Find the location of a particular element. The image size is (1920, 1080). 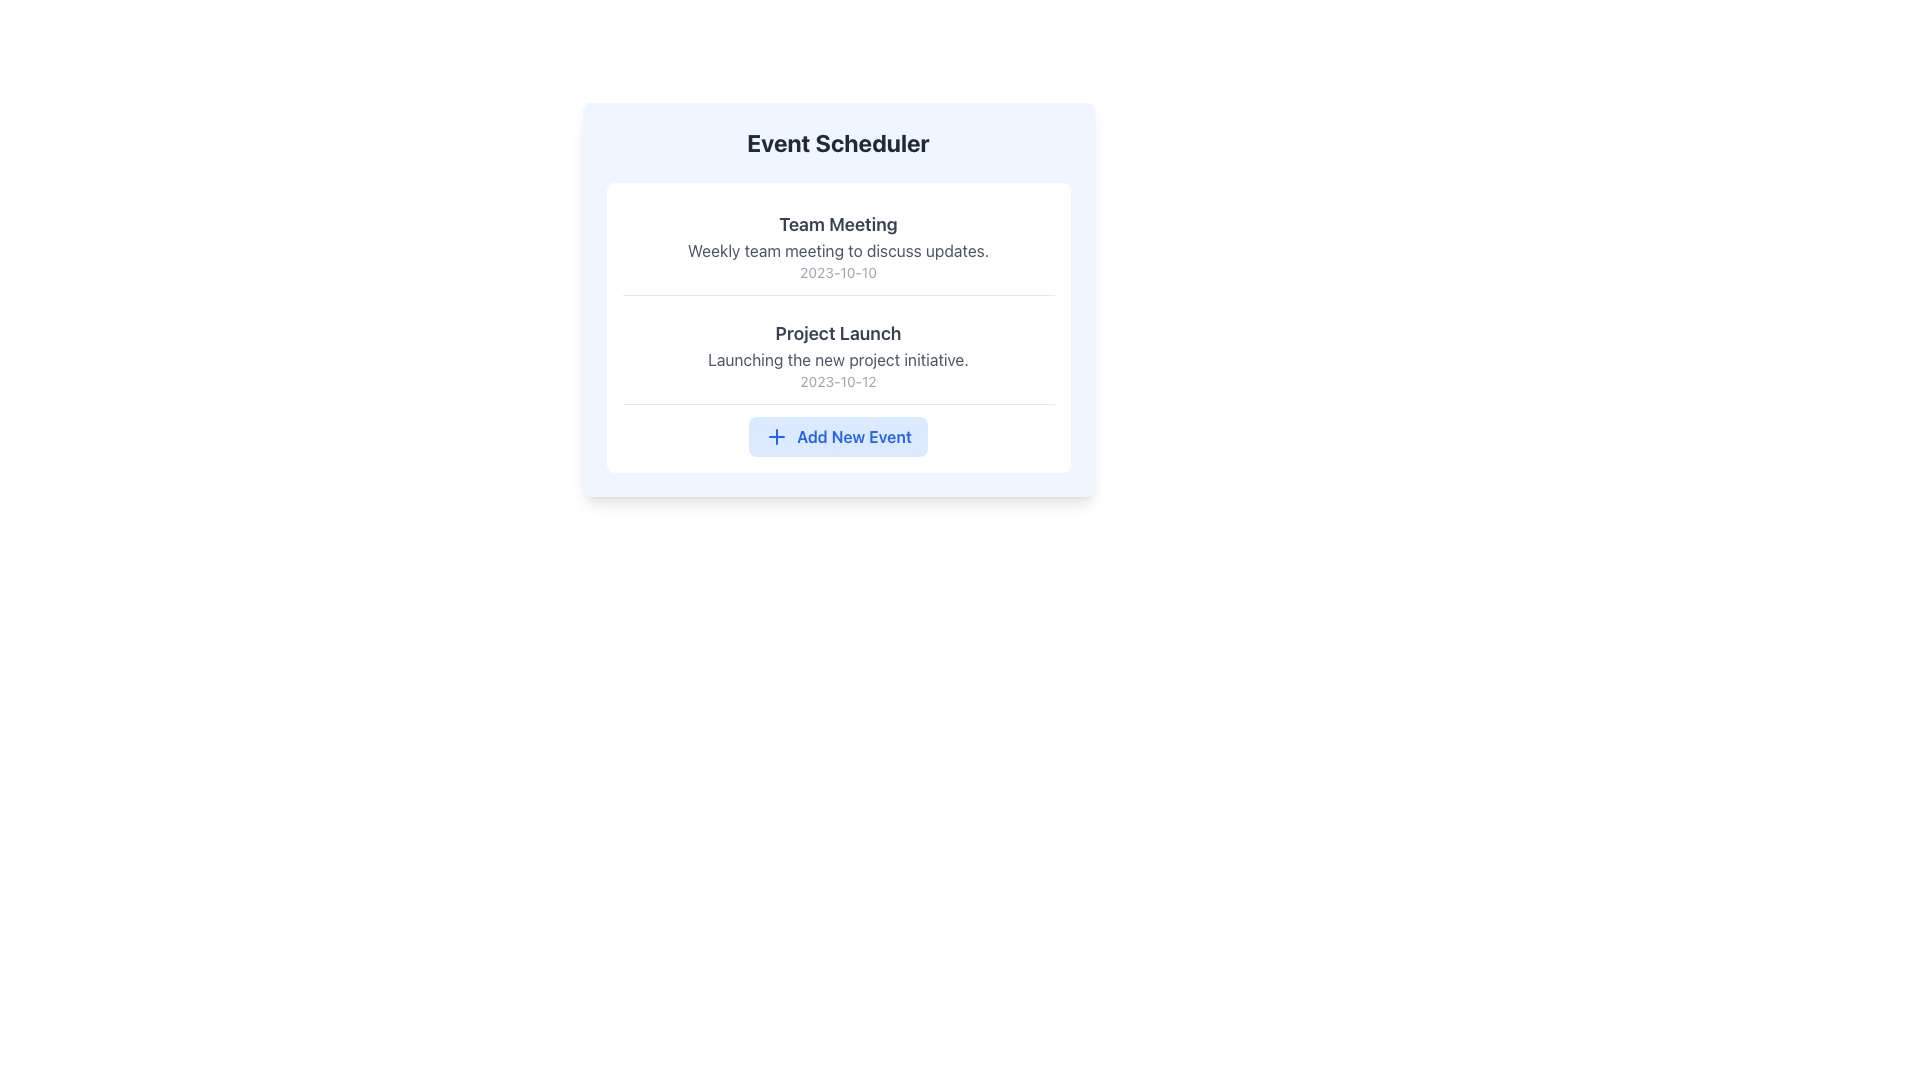

the 'Add New Event' button with a light blue background and a blue plus icon is located at coordinates (838, 435).